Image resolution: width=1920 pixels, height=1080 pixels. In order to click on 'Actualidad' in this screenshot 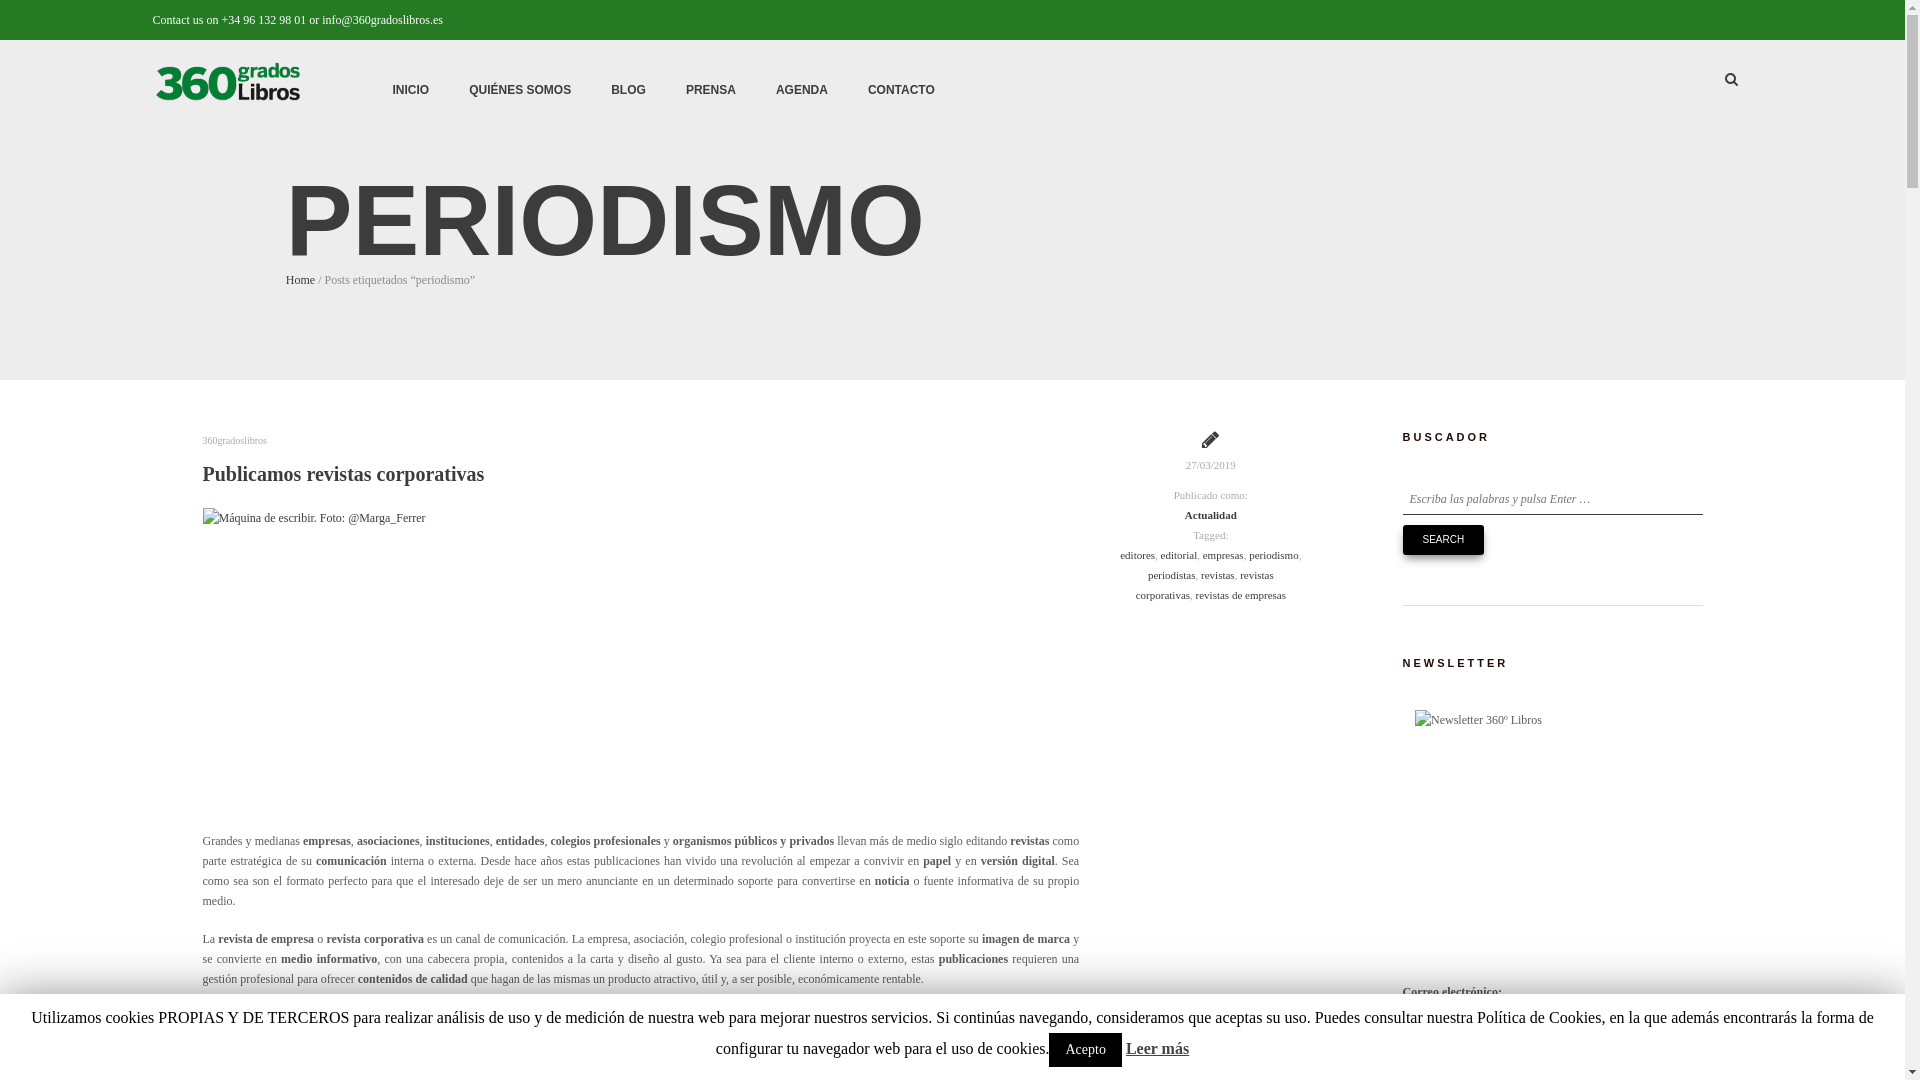, I will do `click(1209, 514)`.